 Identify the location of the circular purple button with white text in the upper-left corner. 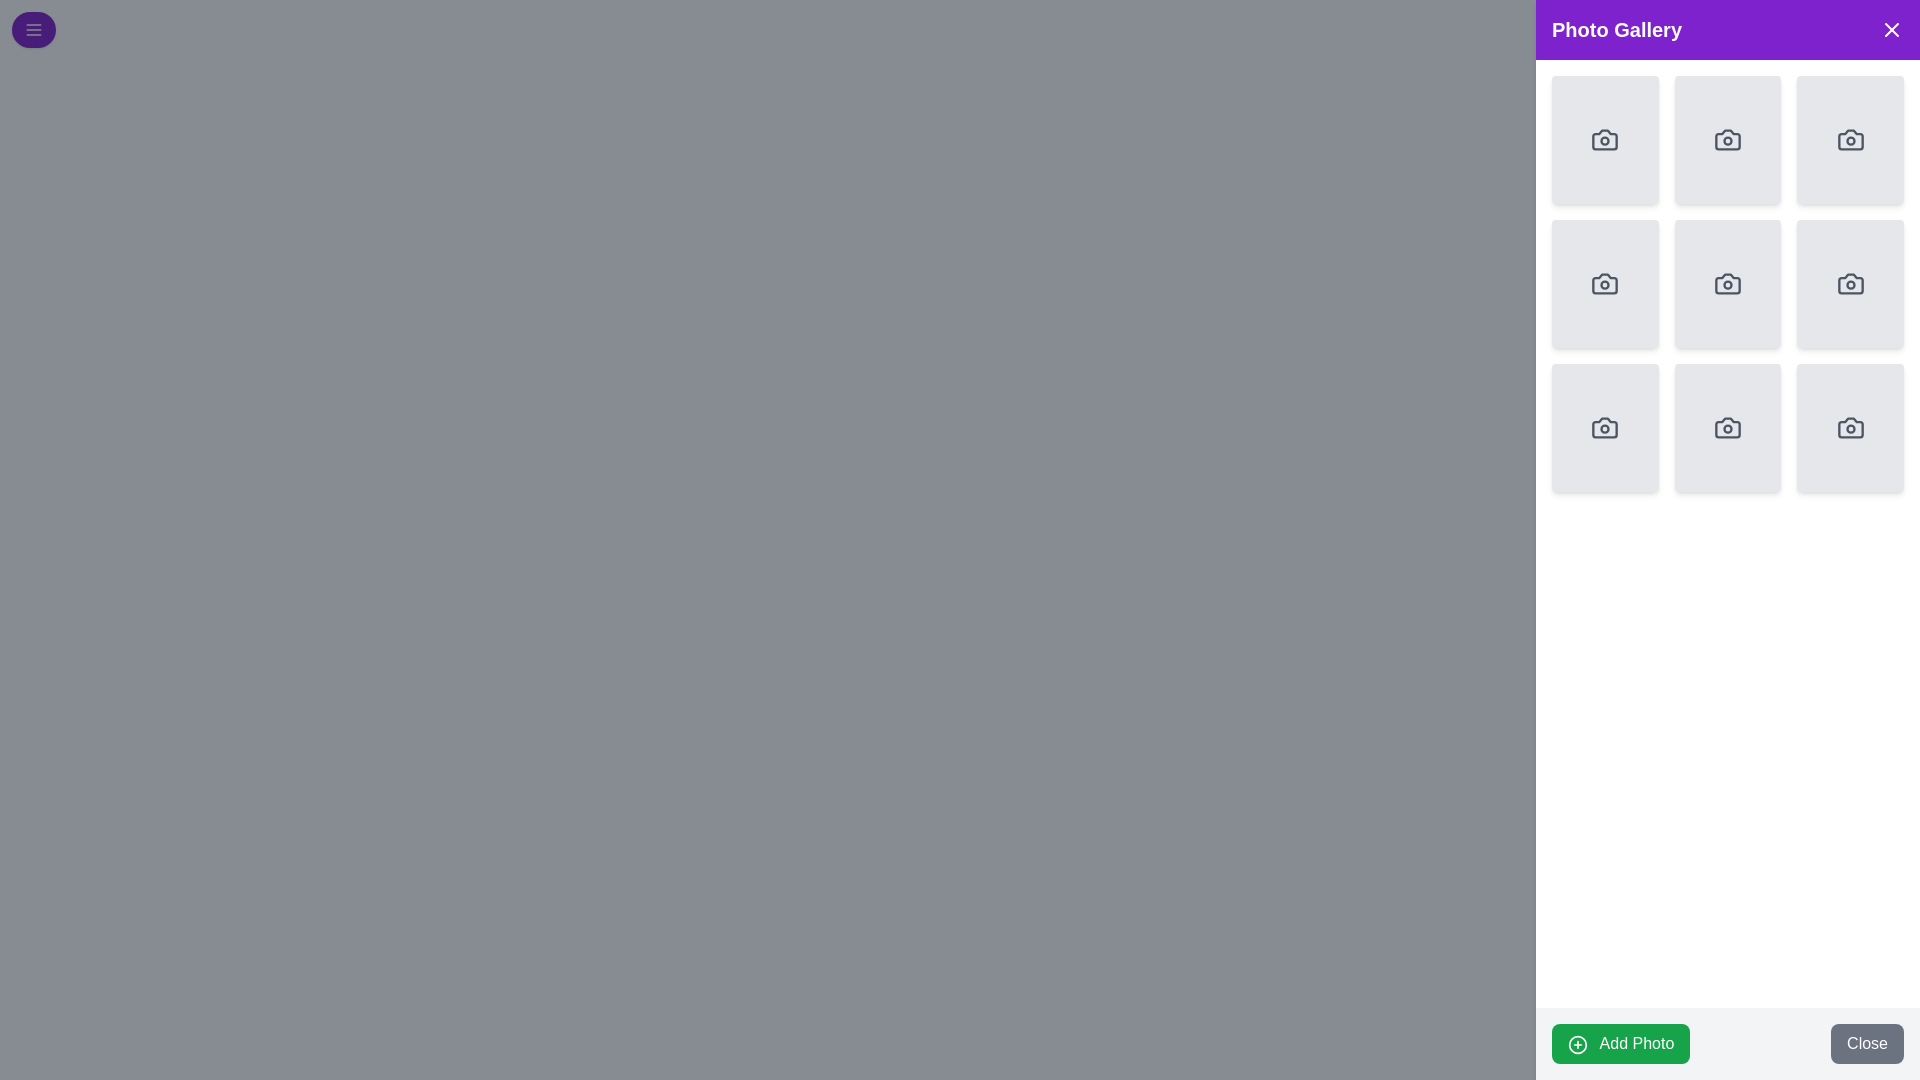
(33, 30).